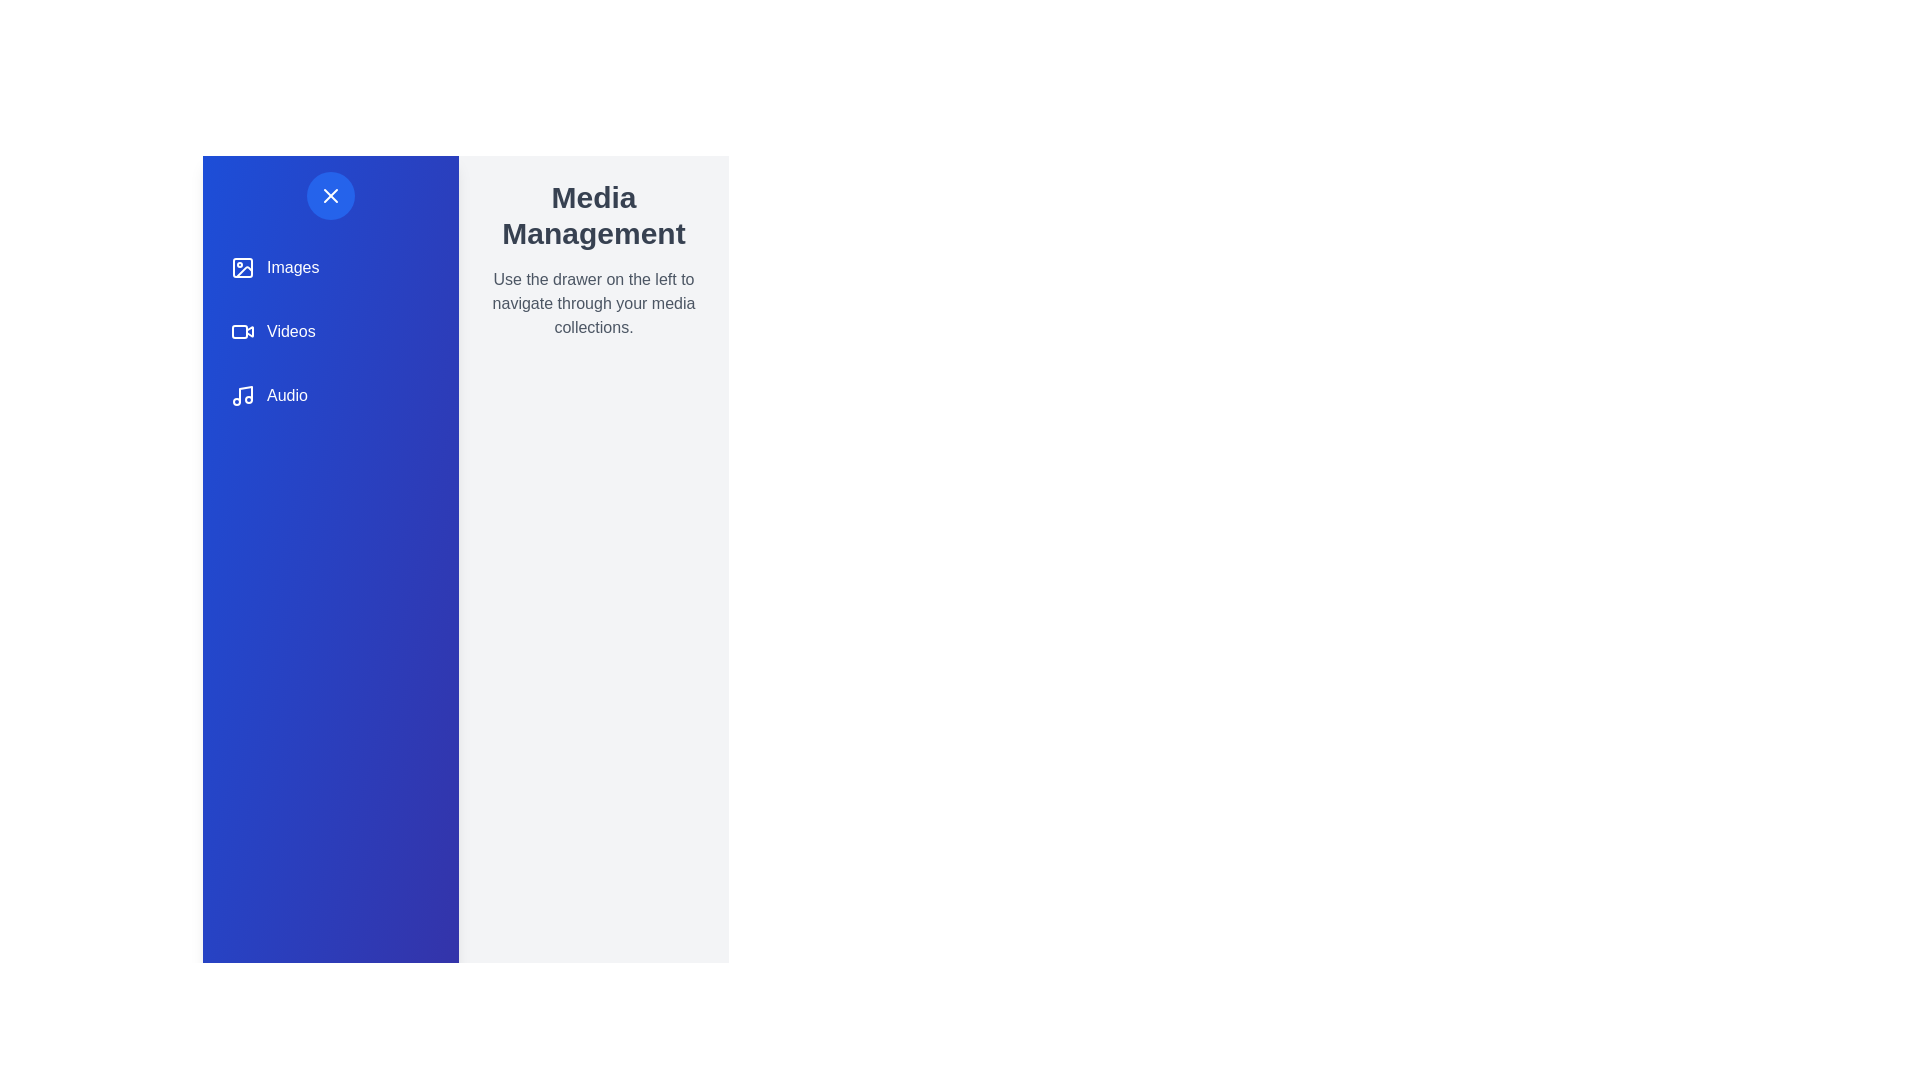 This screenshot has height=1080, width=1920. I want to click on the 'Audio' button, which is the third item in the vertical navigation list on the left, featuring a musical note icon and the label 'Audio', so click(268, 396).